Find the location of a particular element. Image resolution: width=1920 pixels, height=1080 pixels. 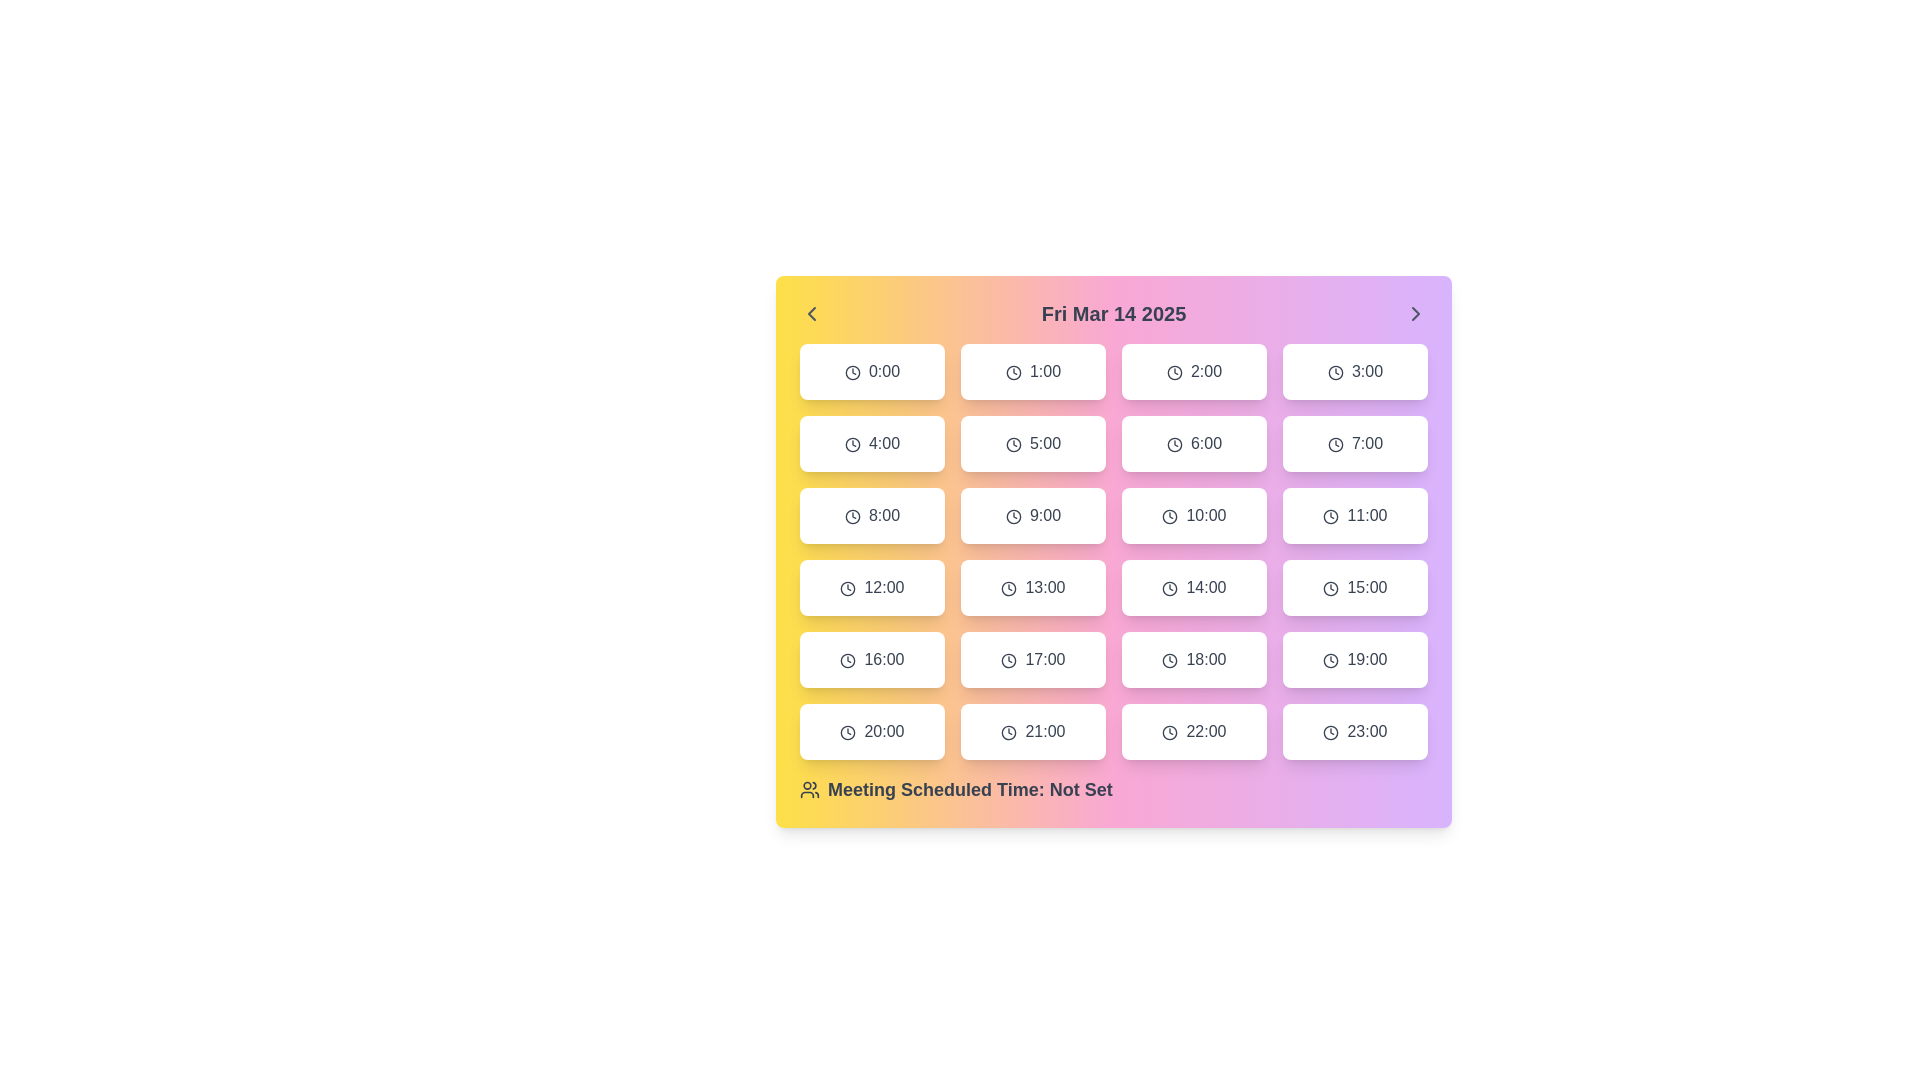

decorative circle component within the clock icon located in the button labeled '5:00' for development purposes is located at coordinates (1013, 443).